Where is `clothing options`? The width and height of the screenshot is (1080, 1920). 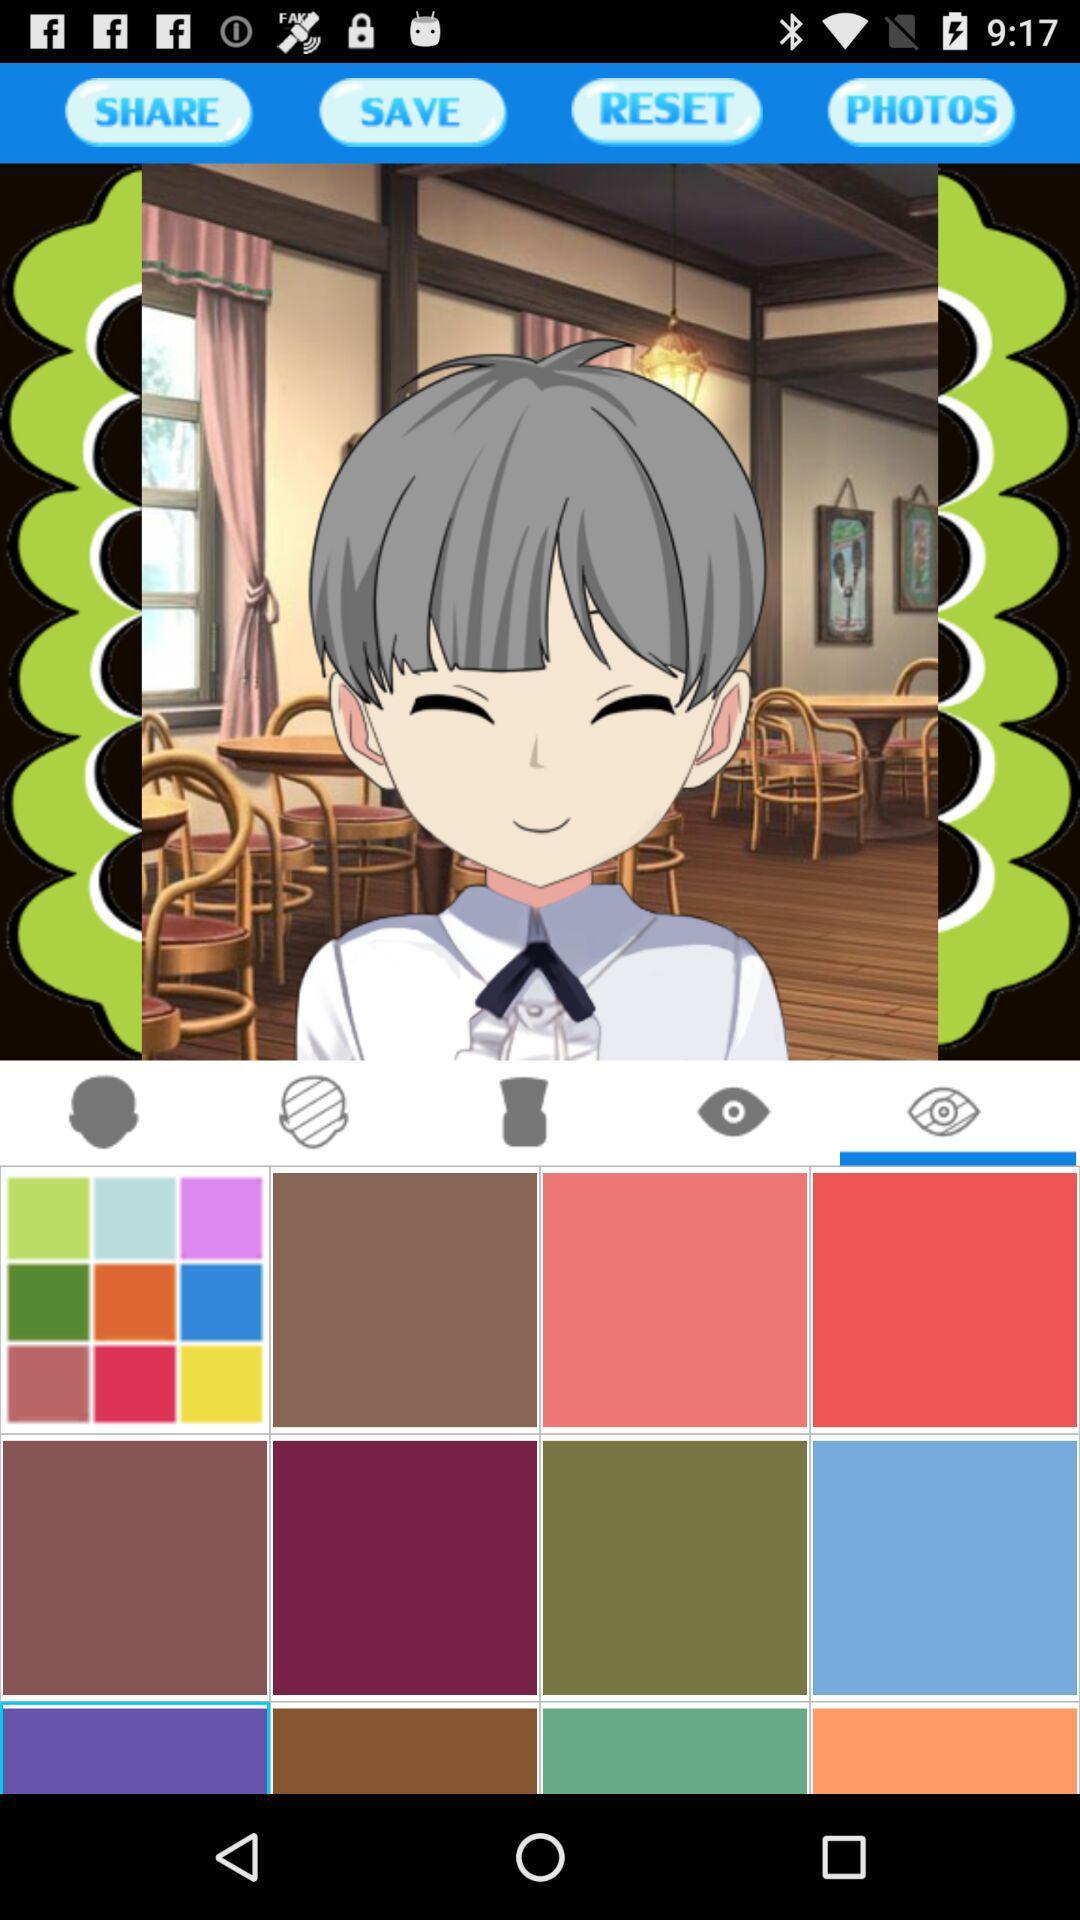
clothing options is located at coordinates (523, 1112).